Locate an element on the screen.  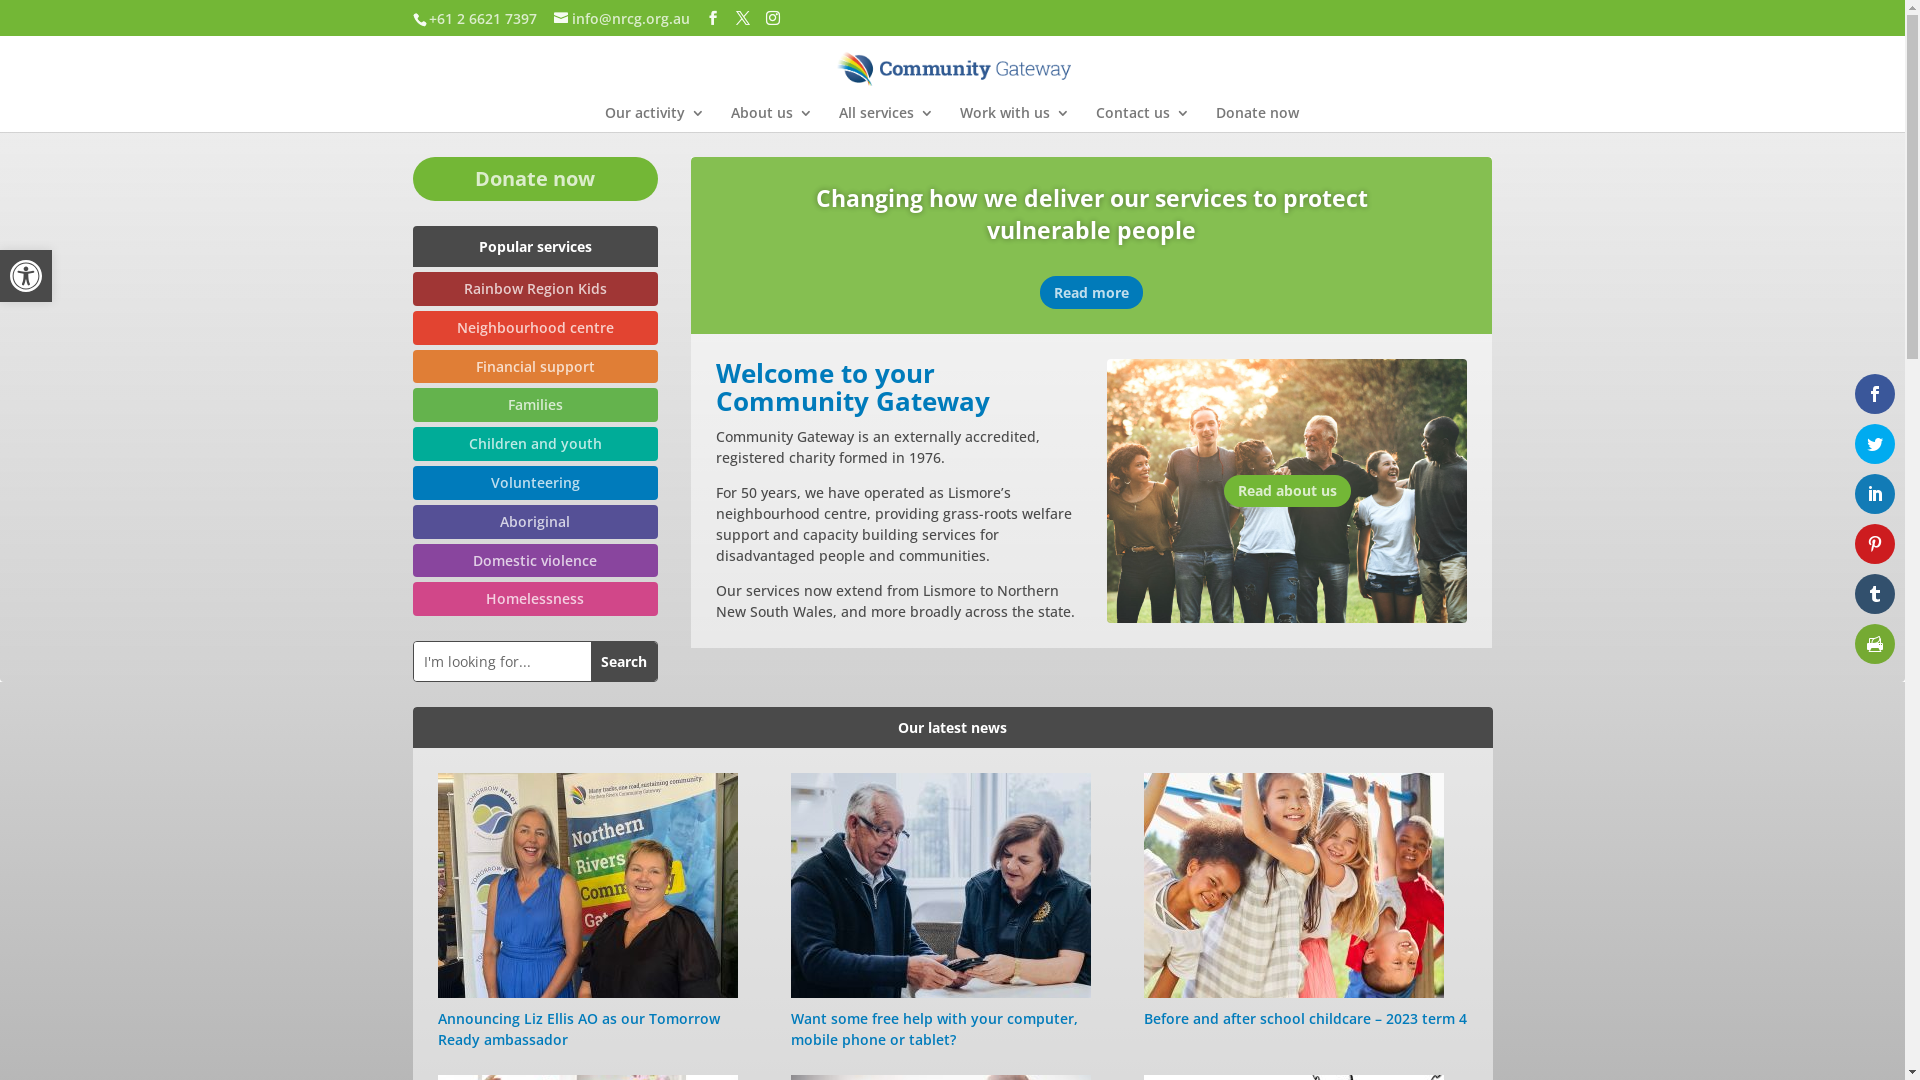
'Donate now' is located at coordinates (1214, 119).